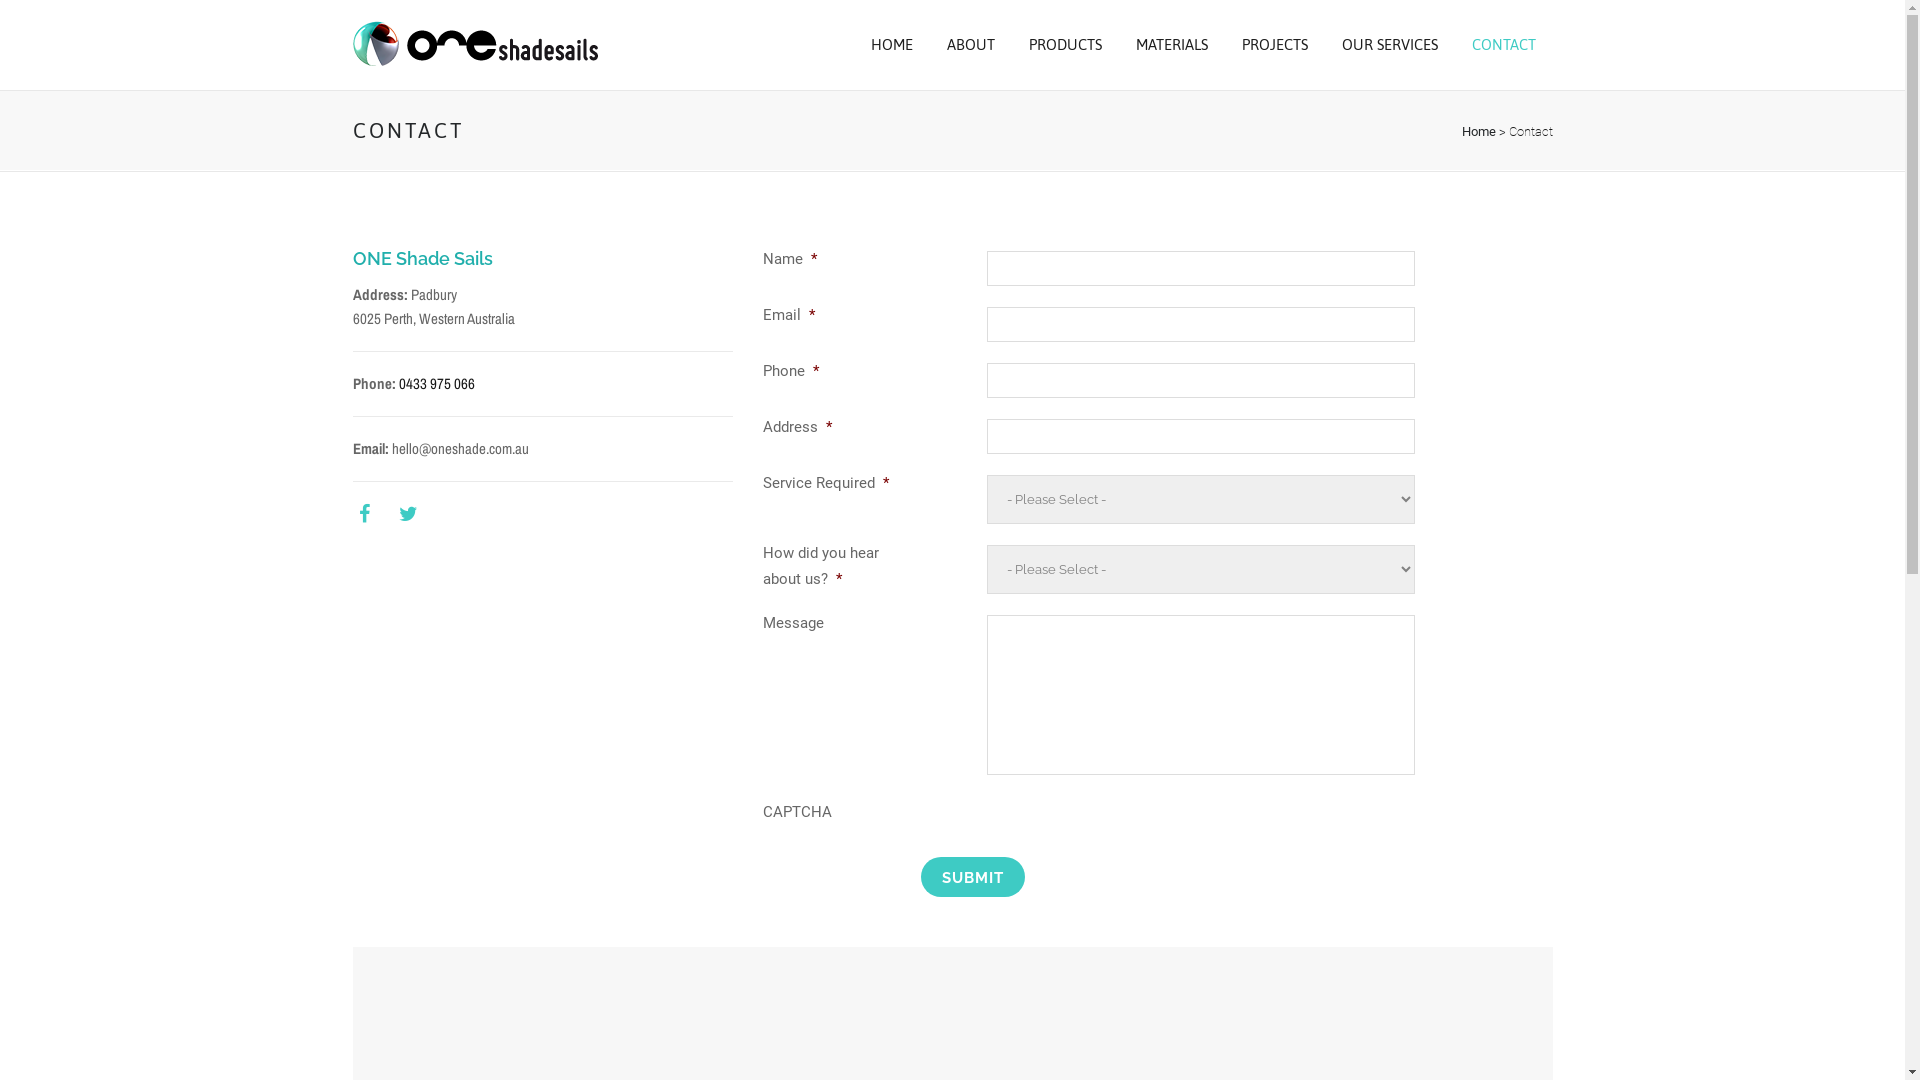 The height and width of the screenshot is (1080, 1920). Describe the element at coordinates (1171, 45) in the screenshot. I see `'MATERIALS'` at that location.